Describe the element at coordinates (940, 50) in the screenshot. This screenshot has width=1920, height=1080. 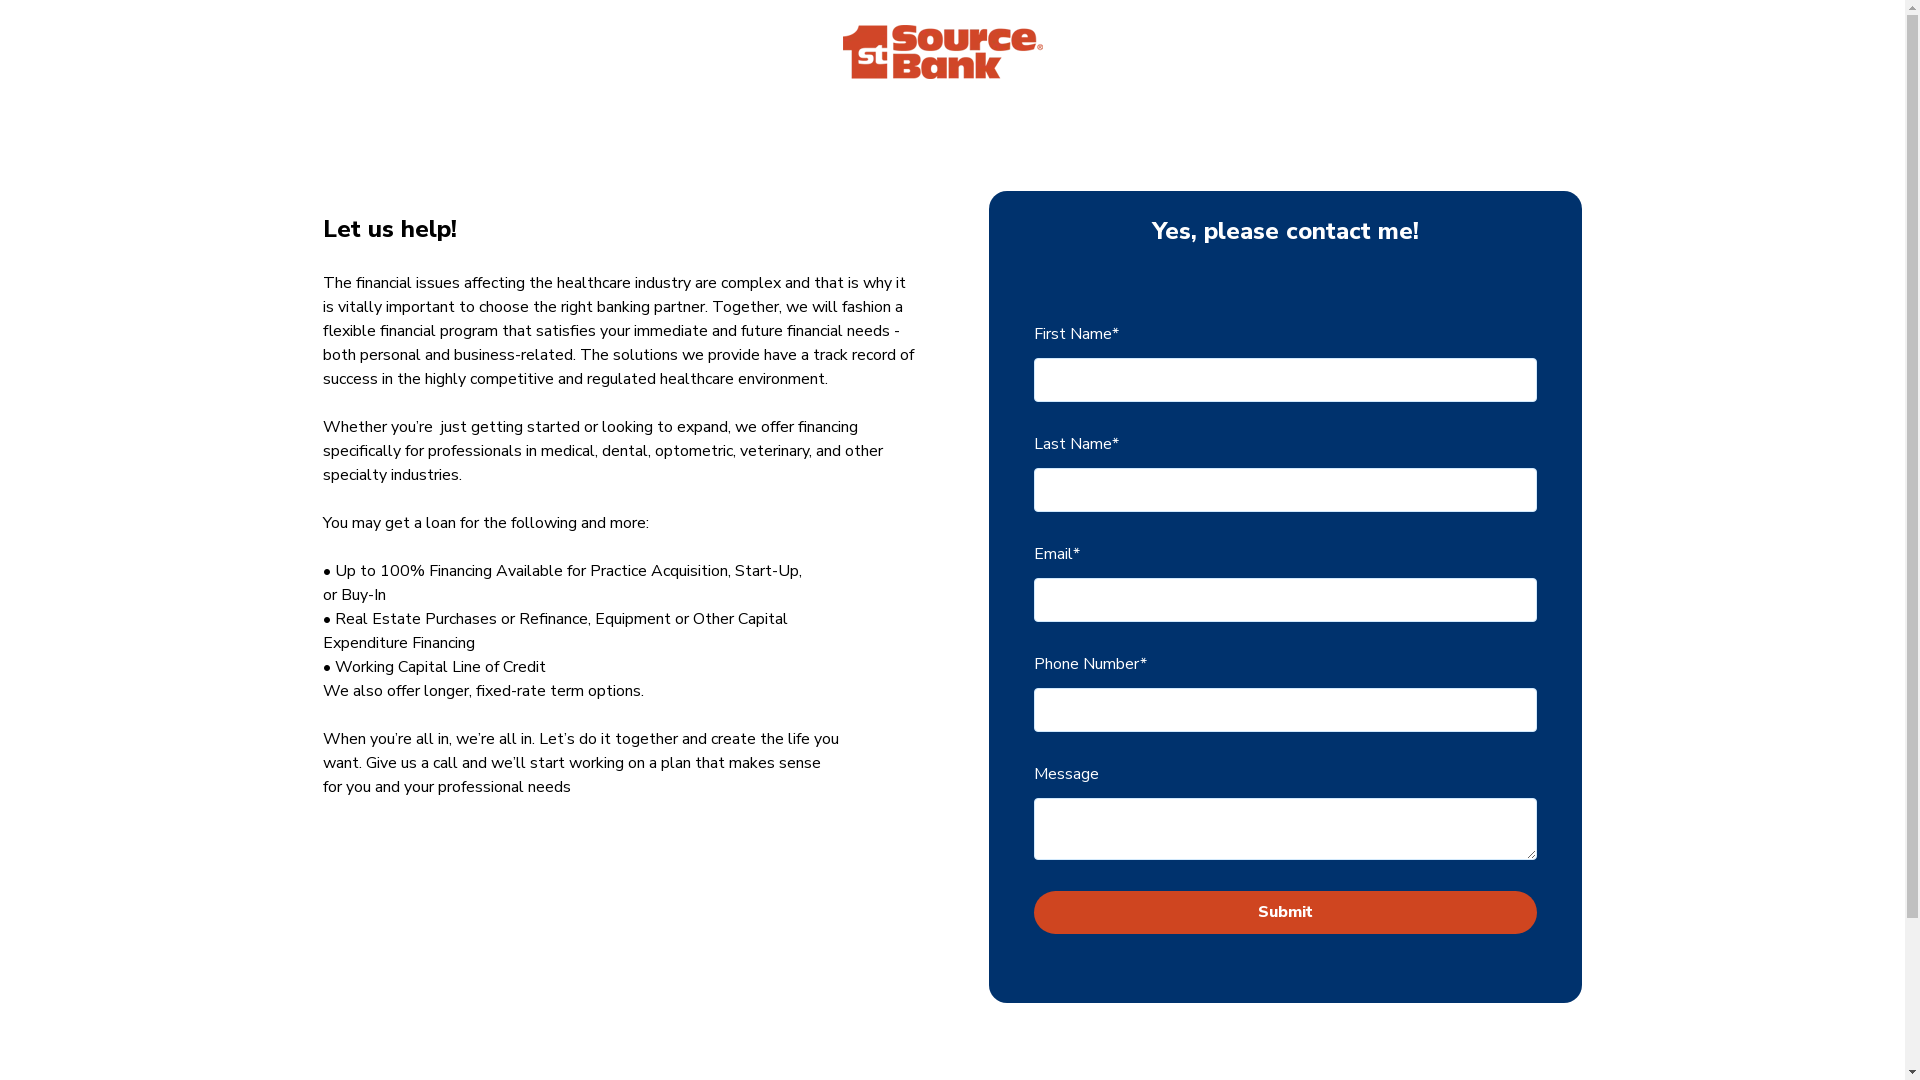
I see `'1st Source Bank'` at that location.